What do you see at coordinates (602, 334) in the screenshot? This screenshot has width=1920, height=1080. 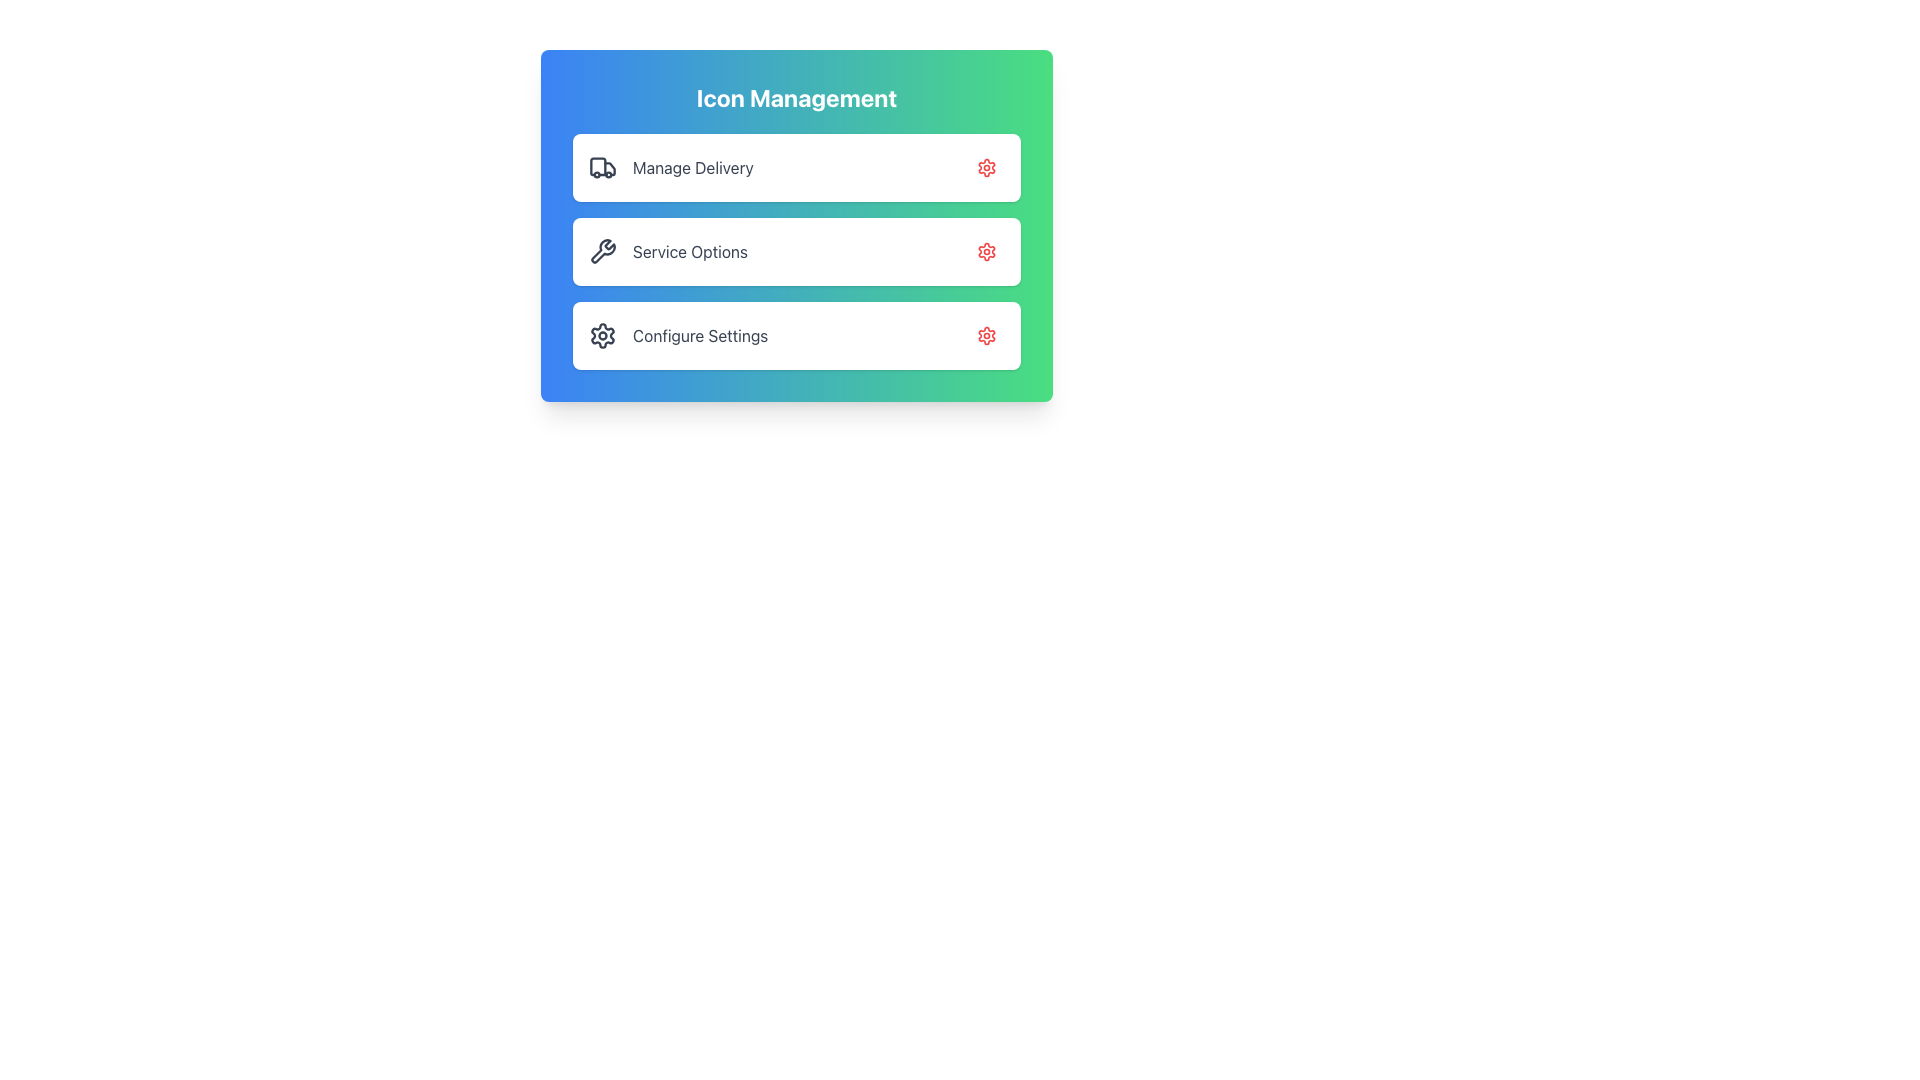 I see `the gear-shaped icon with a dark outline and a white interior located in the bottom-right corner of the 'Configure Settings' item` at bounding box center [602, 334].